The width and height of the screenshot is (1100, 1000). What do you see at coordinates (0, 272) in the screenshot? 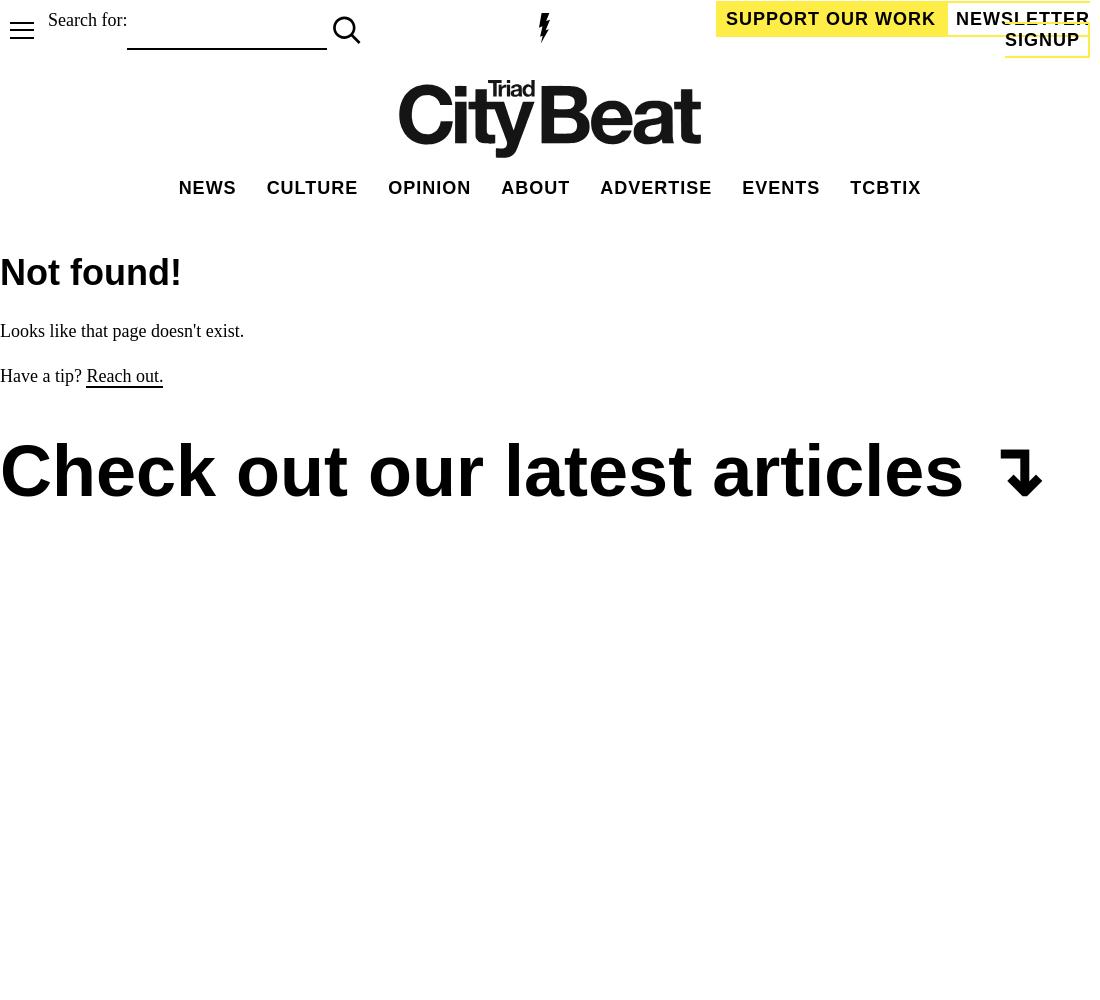
I see `'Not found!'` at bounding box center [0, 272].